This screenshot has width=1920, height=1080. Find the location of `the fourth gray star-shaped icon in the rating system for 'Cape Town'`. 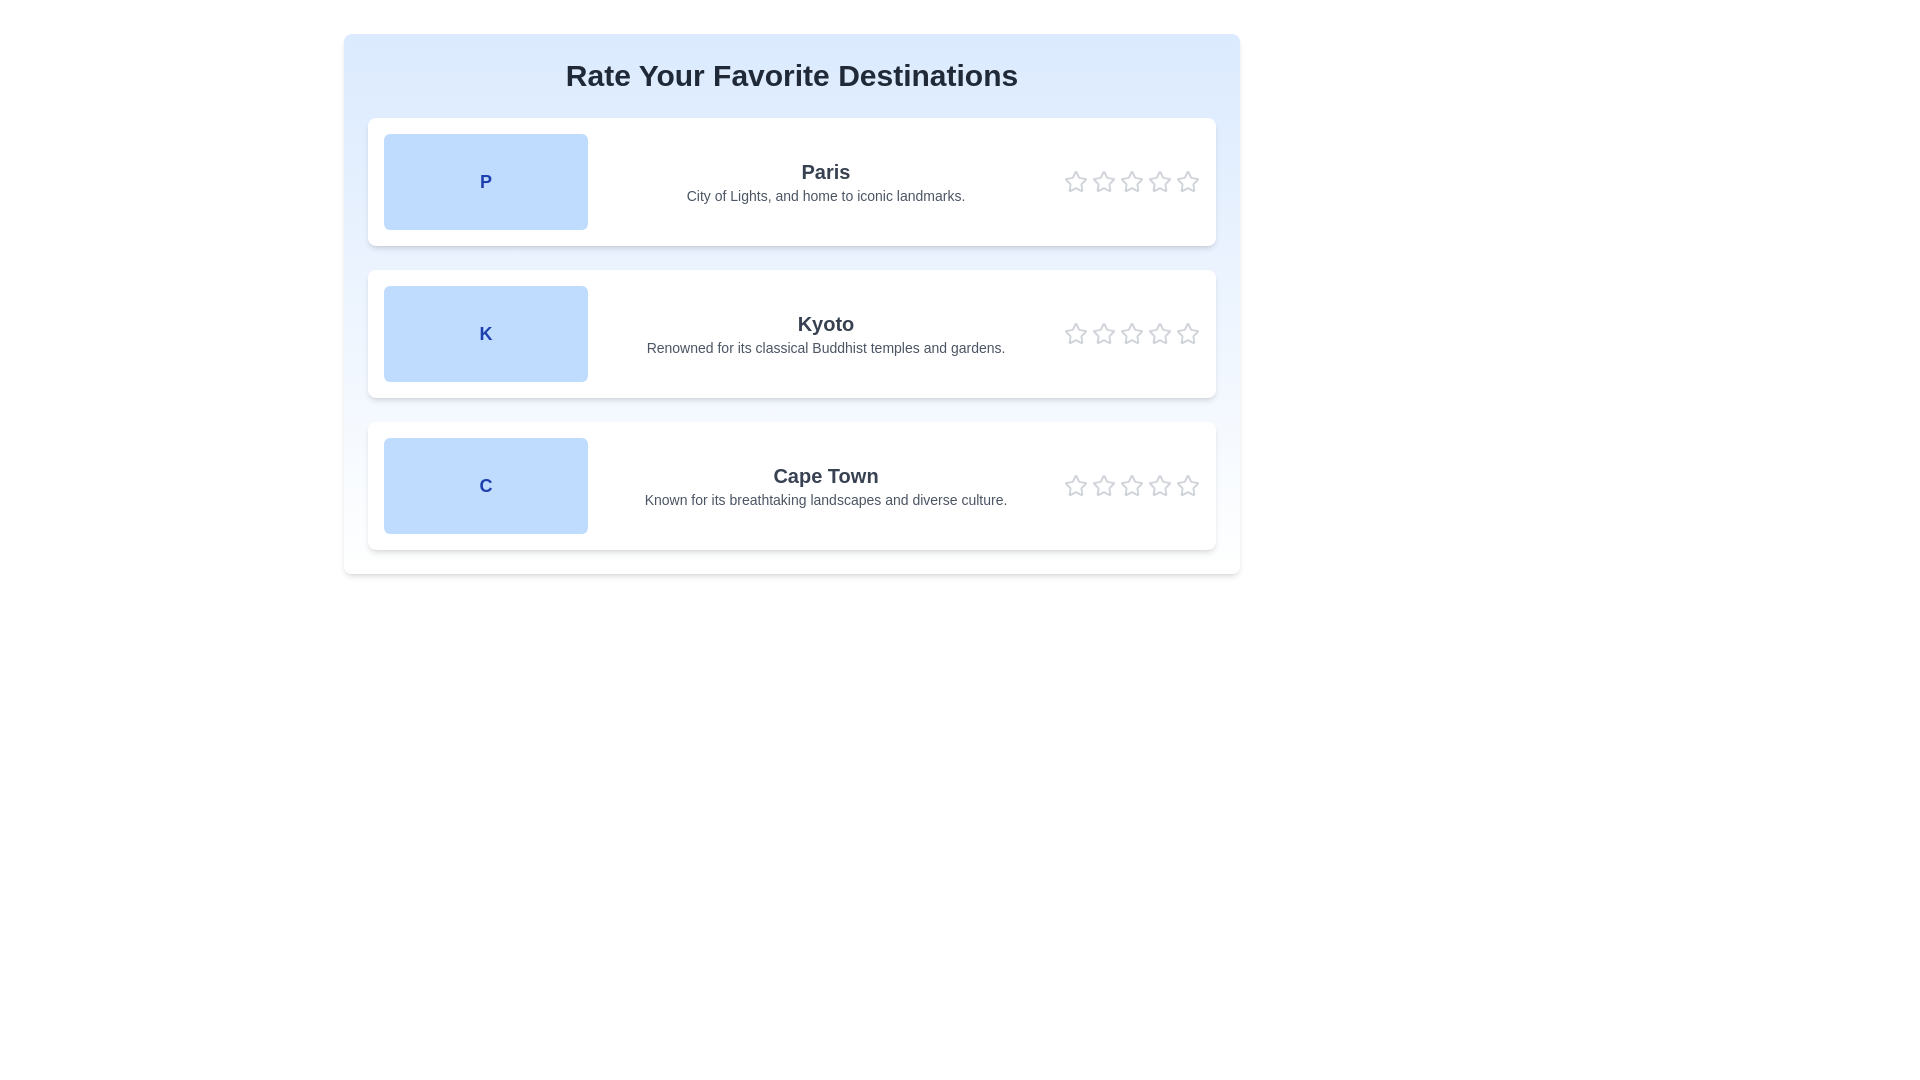

the fourth gray star-shaped icon in the rating system for 'Cape Town' is located at coordinates (1132, 486).